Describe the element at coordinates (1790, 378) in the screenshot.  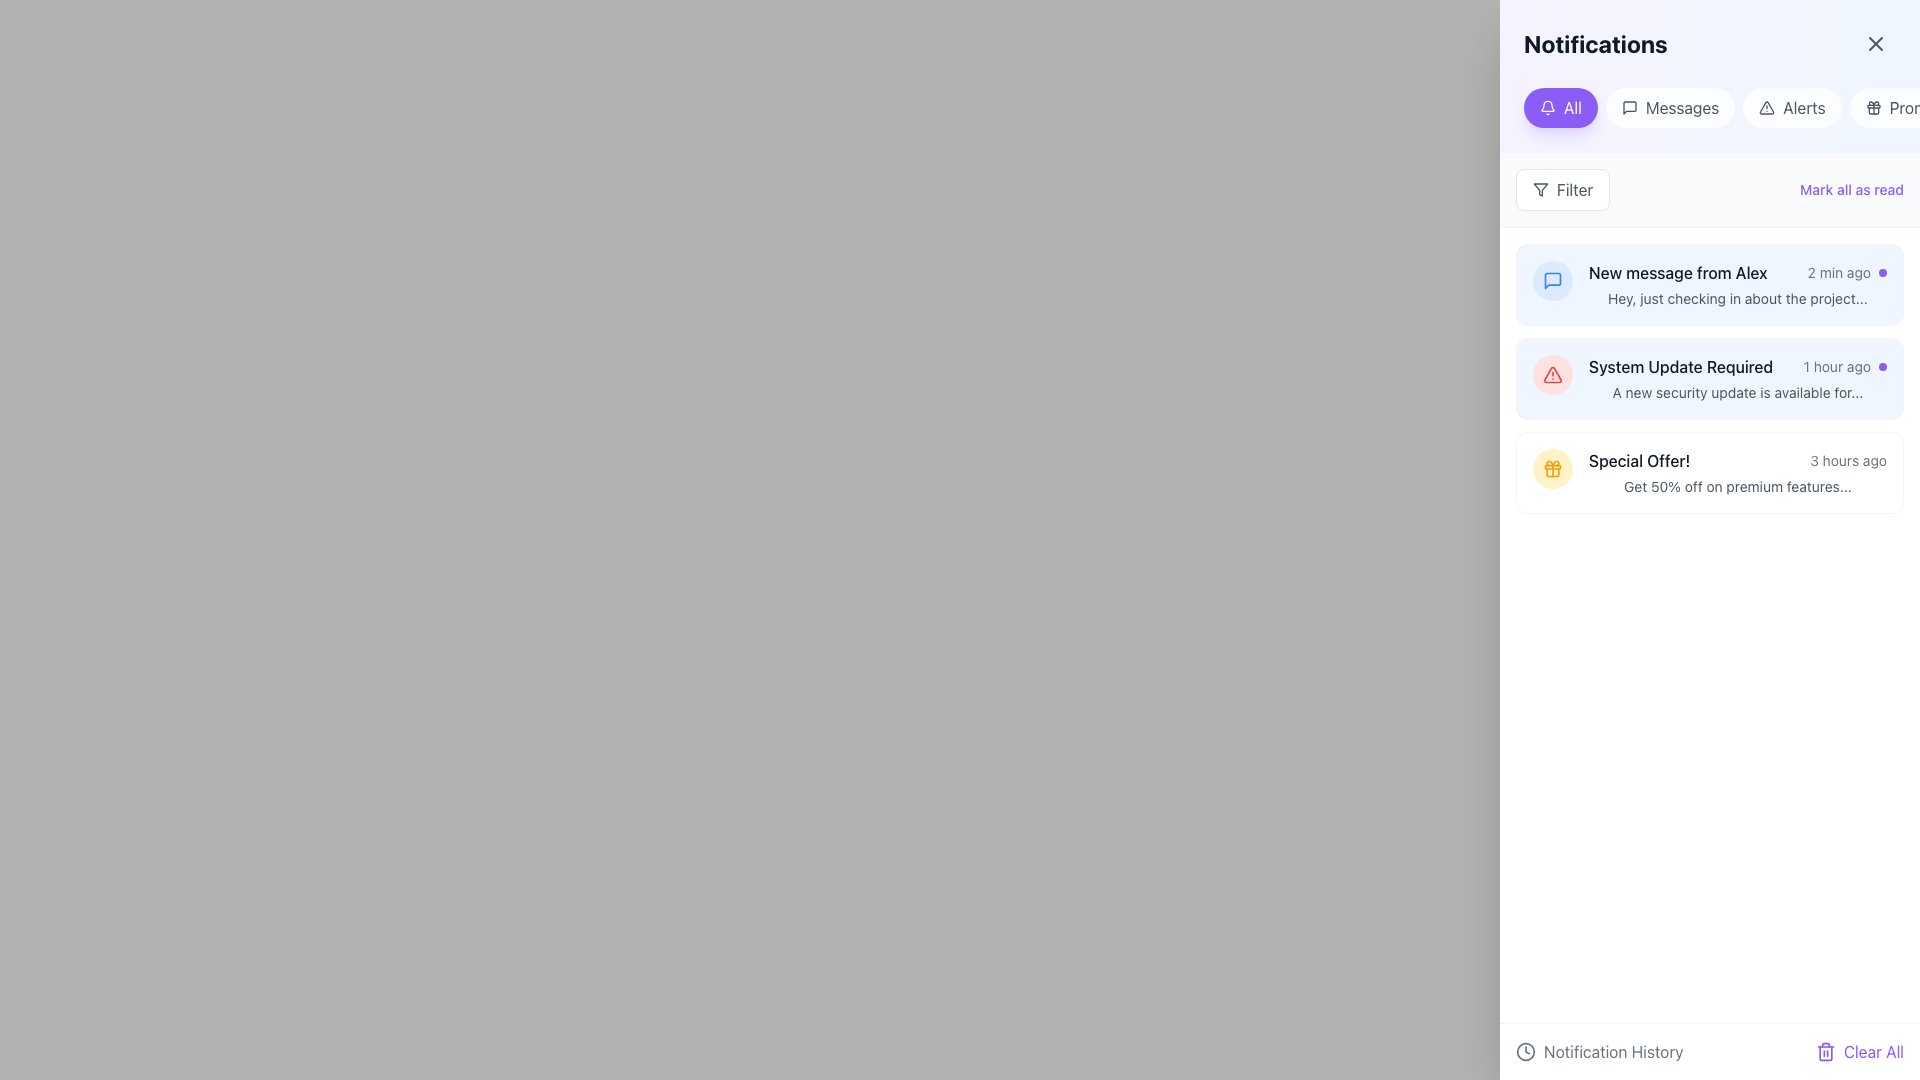
I see `the archive button located in the top-right of the 'System Update Required' notification card` at that location.